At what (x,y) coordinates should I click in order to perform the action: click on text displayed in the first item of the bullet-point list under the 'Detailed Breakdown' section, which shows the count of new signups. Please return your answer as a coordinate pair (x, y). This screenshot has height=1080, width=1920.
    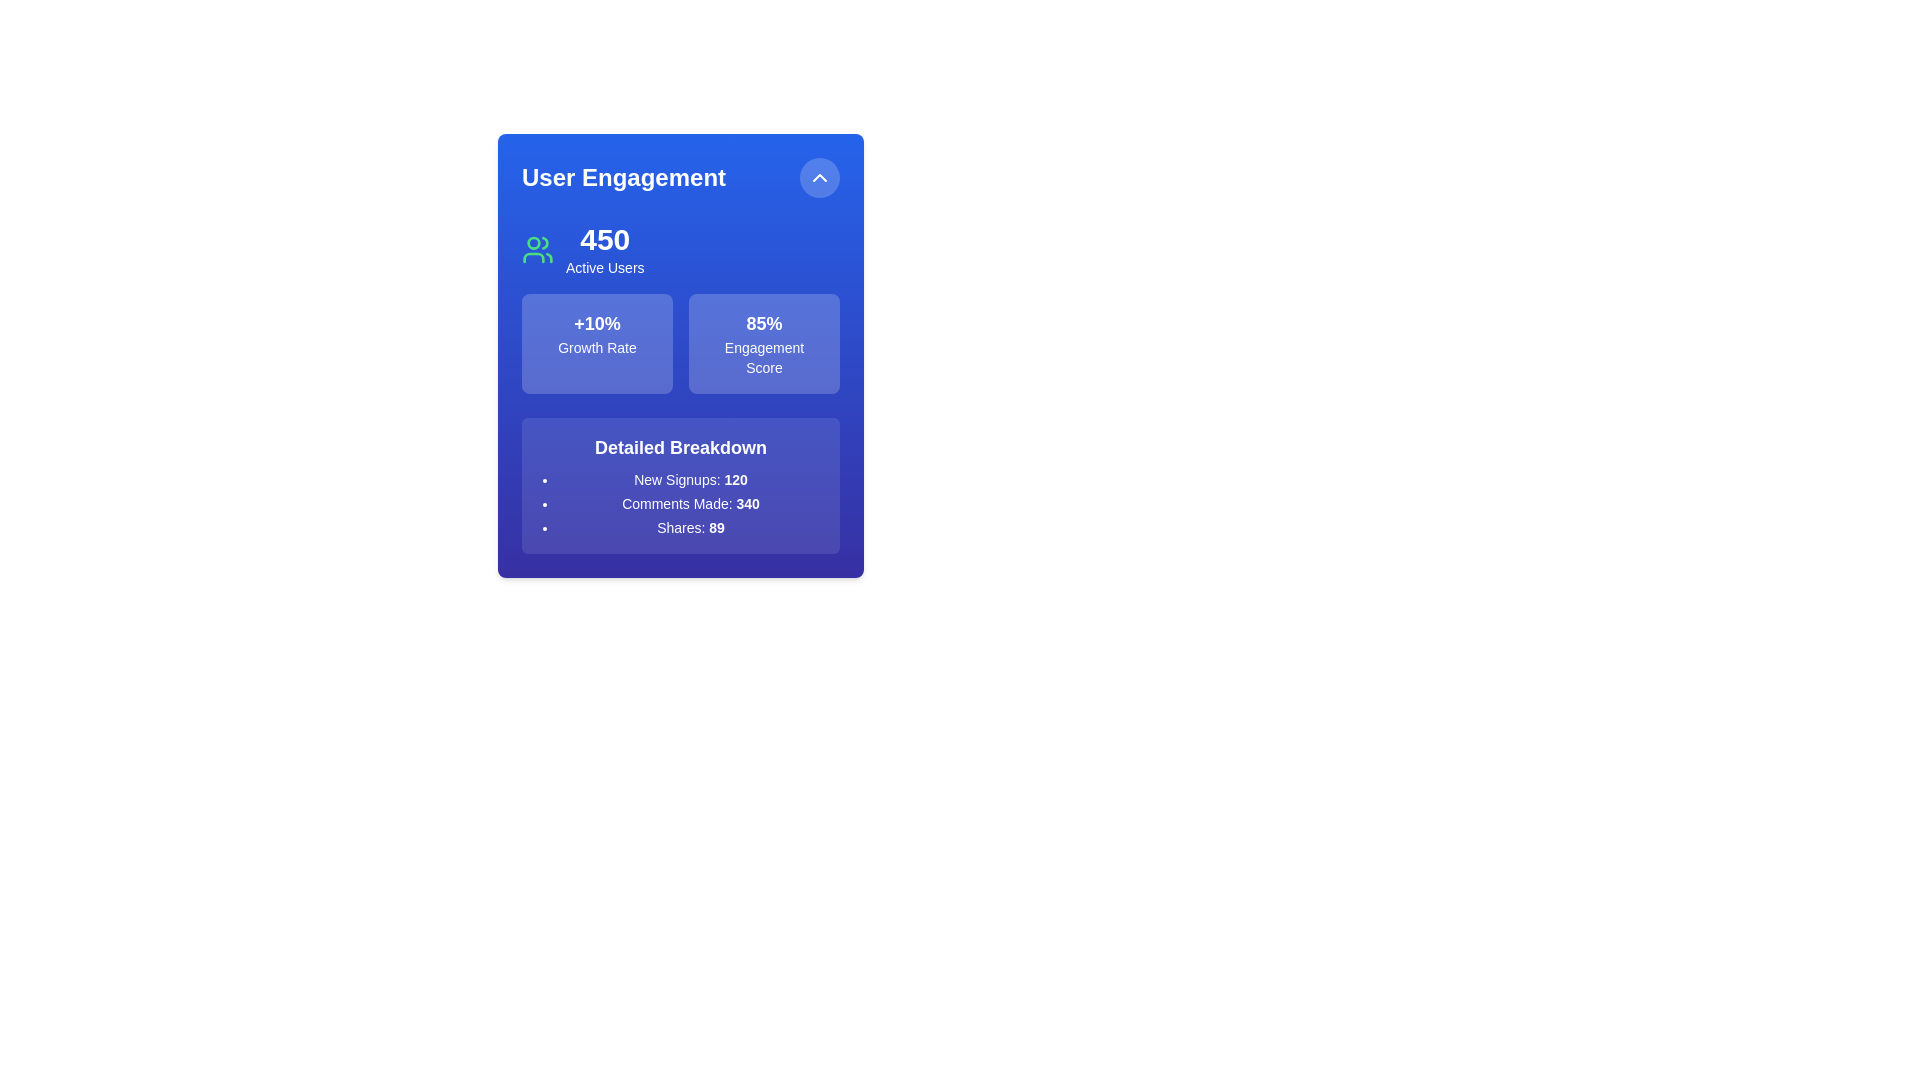
    Looking at the image, I should click on (691, 479).